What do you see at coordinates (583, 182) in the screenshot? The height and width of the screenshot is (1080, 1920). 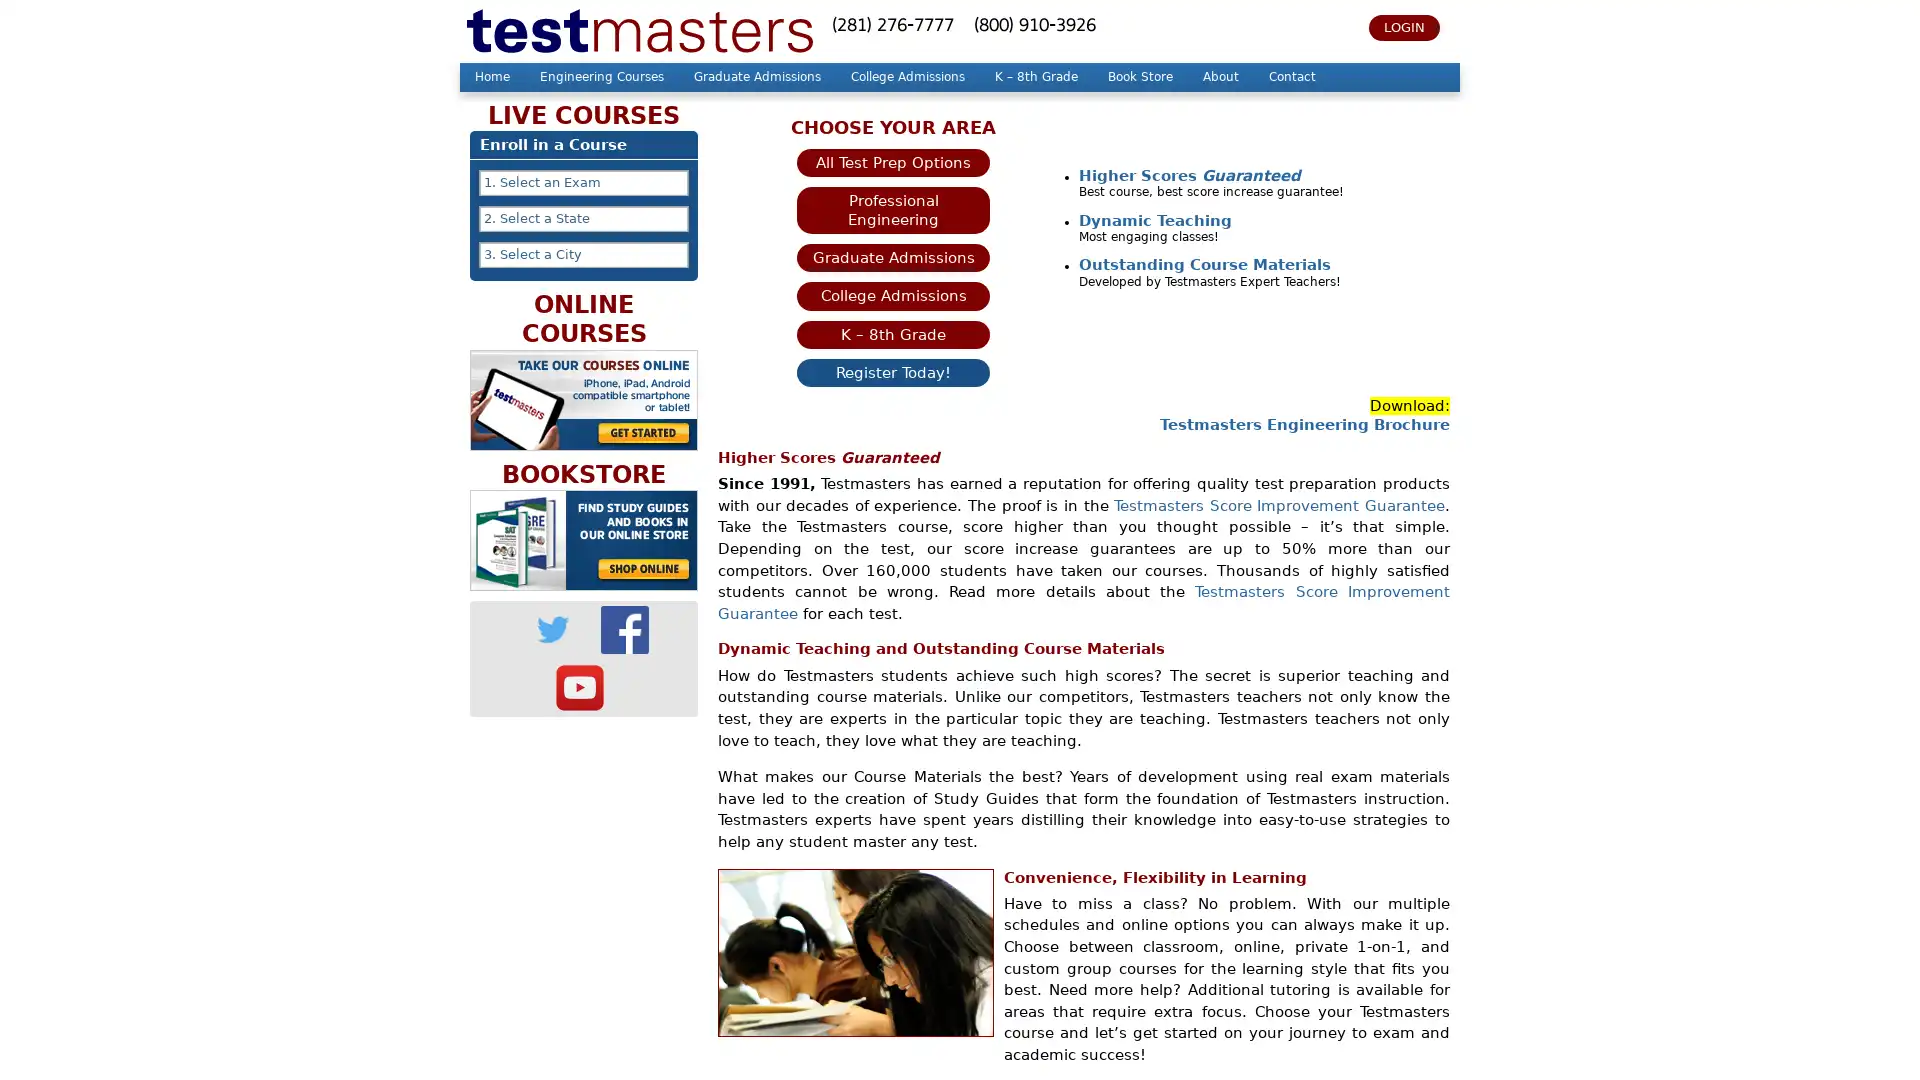 I see `1. Select an Exam` at bounding box center [583, 182].